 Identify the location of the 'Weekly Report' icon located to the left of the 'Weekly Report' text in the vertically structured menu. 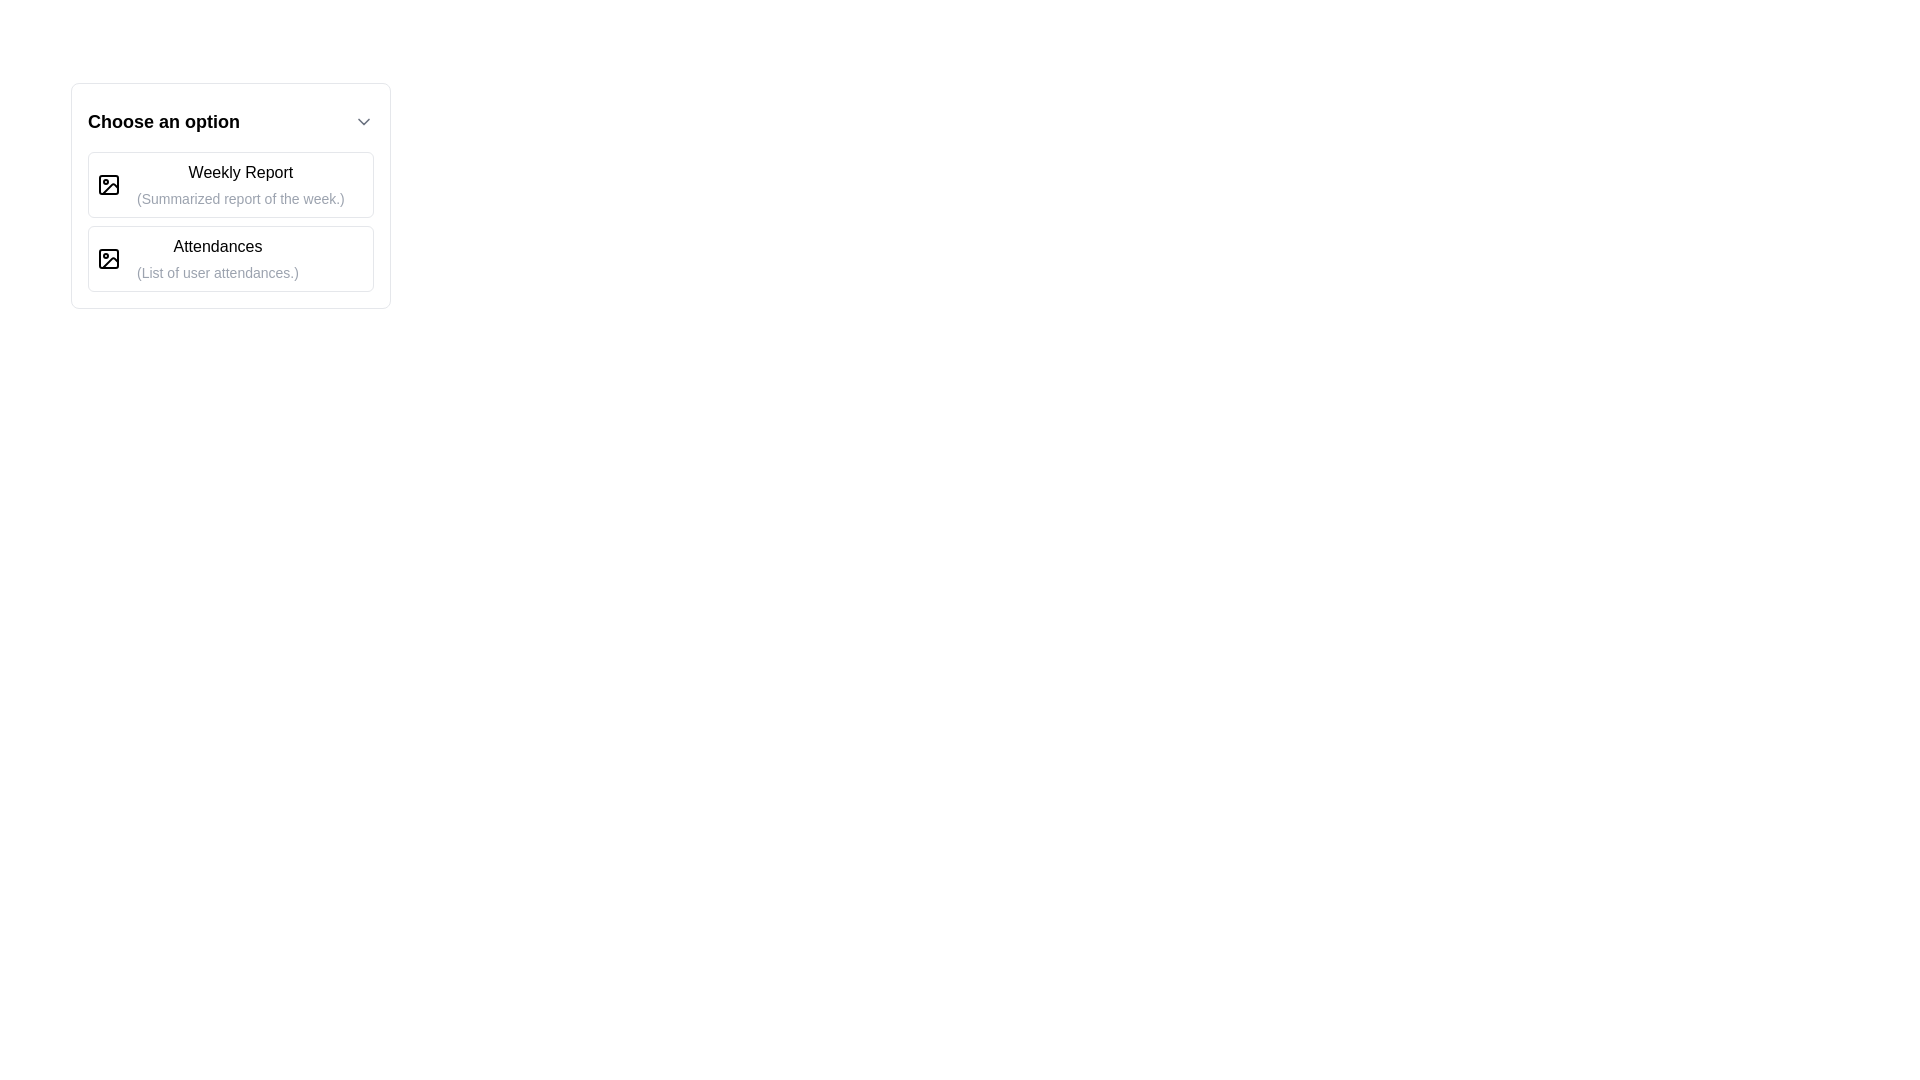
(108, 185).